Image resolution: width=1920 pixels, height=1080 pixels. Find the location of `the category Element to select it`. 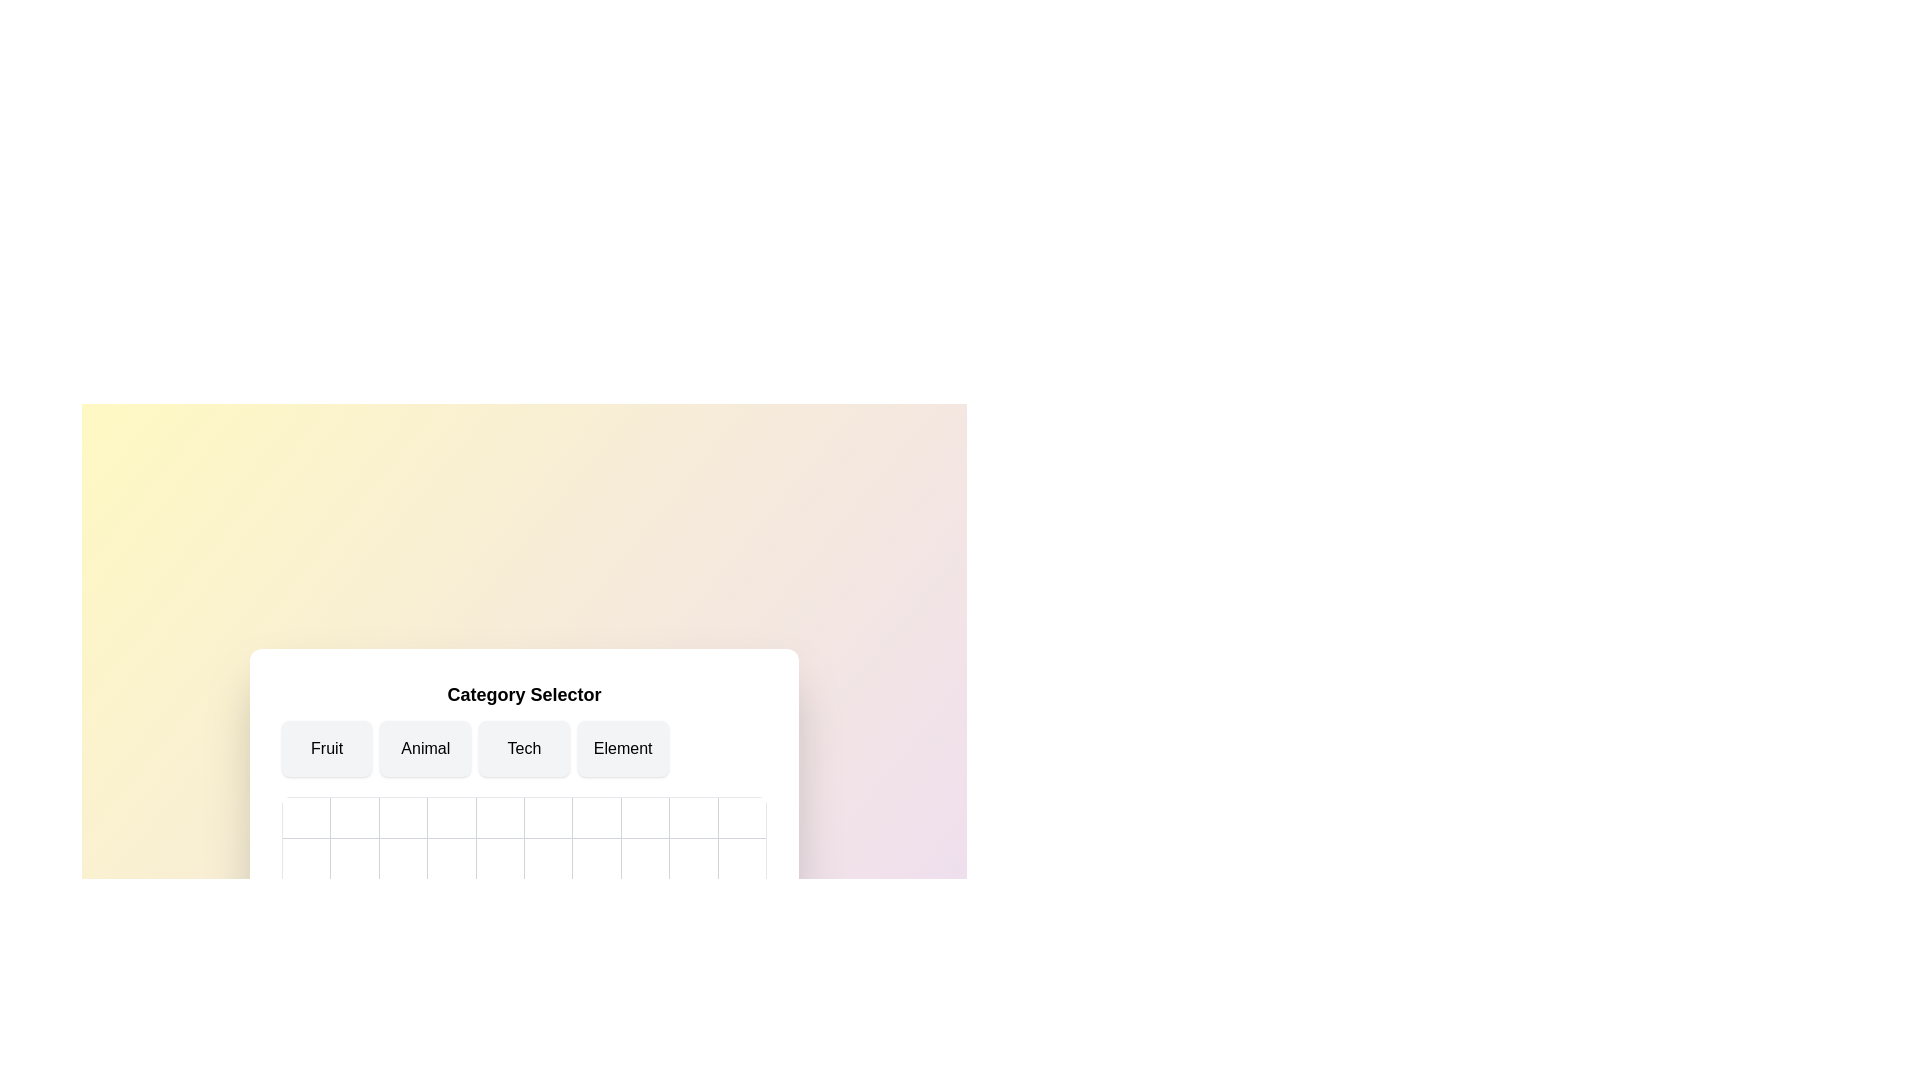

the category Element to select it is located at coordinates (622, 748).